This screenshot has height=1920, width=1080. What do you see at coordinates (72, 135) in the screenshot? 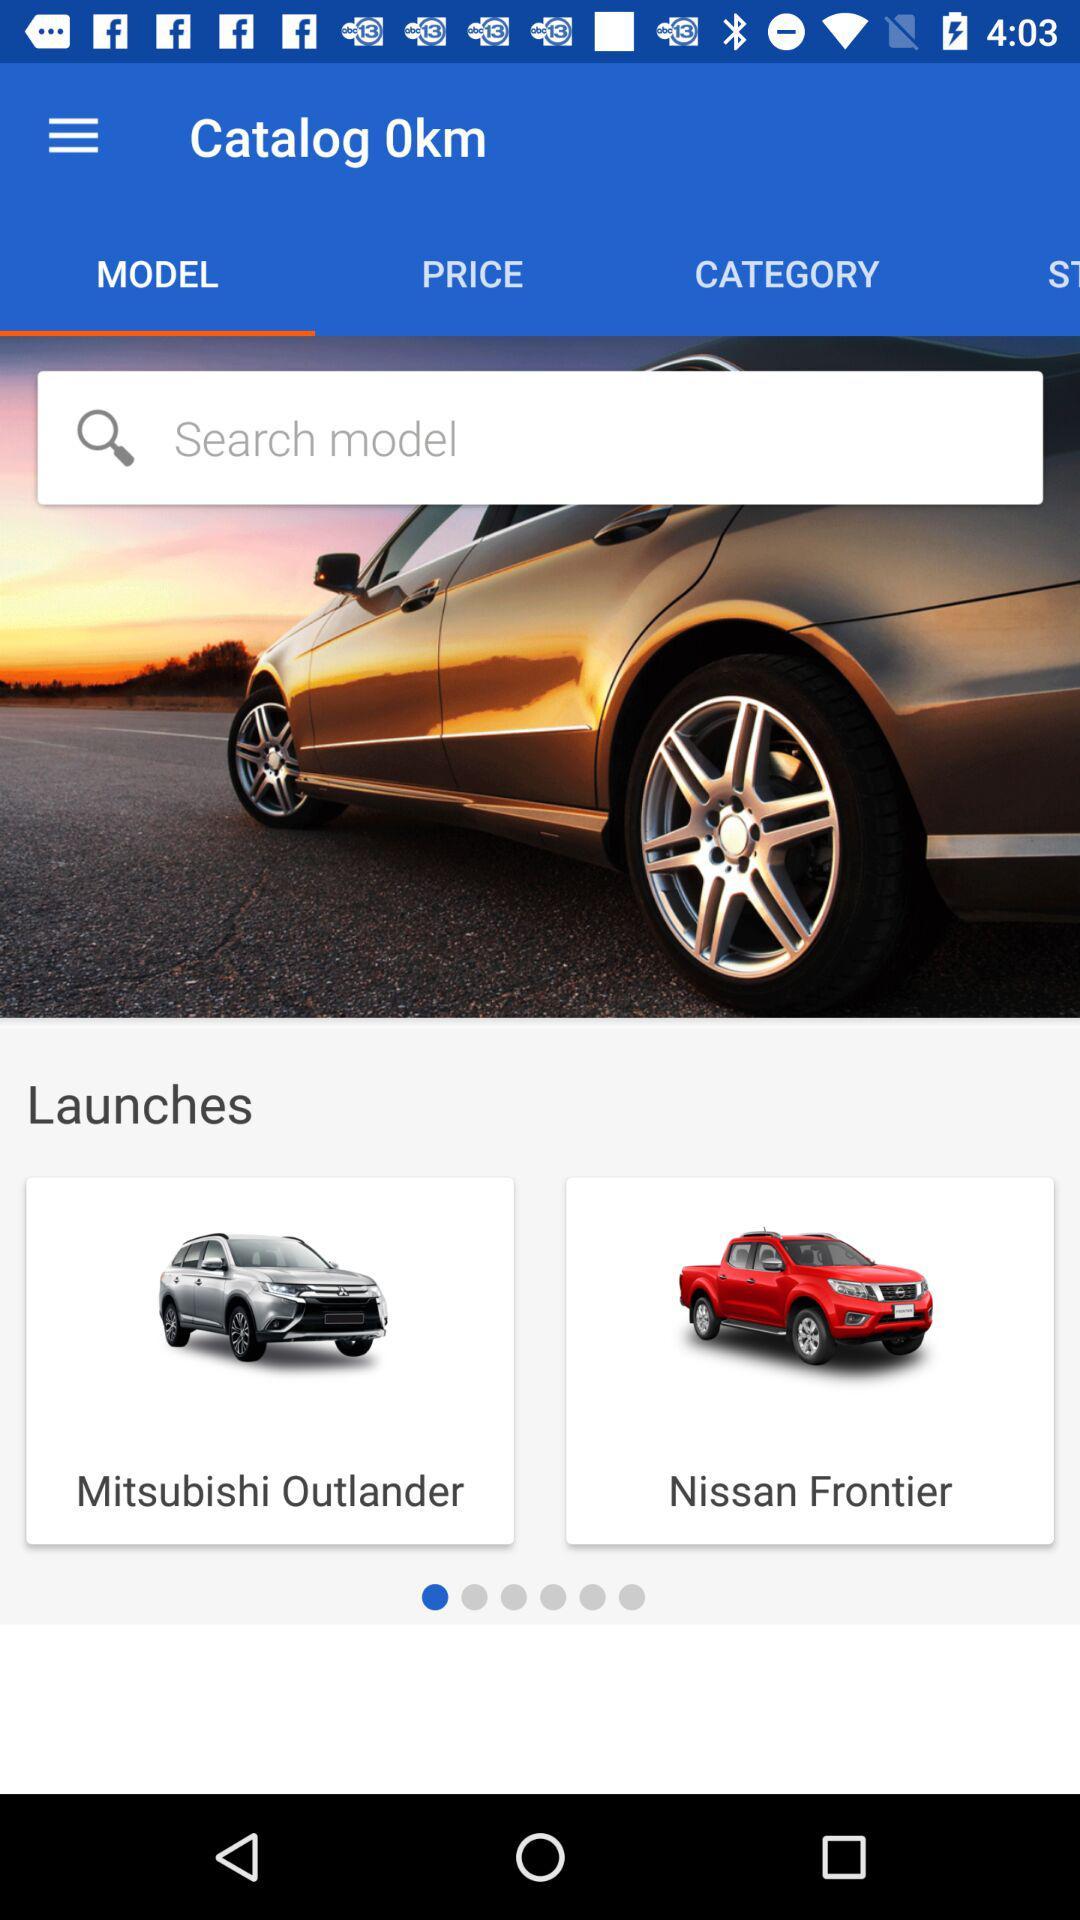
I see `icon next to the catalog 0km item` at bounding box center [72, 135].